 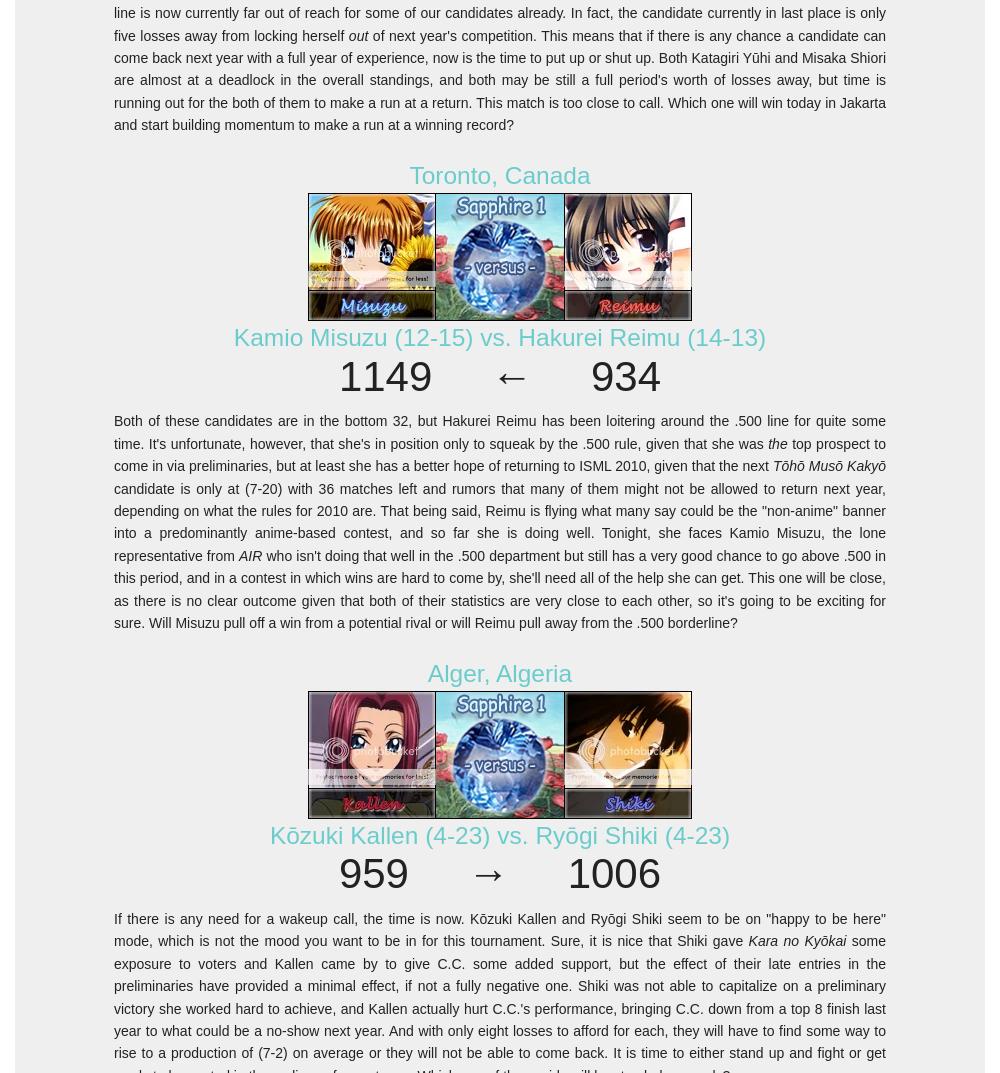 What do you see at coordinates (777, 443) in the screenshot?
I see `'the'` at bounding box center [777, 443].